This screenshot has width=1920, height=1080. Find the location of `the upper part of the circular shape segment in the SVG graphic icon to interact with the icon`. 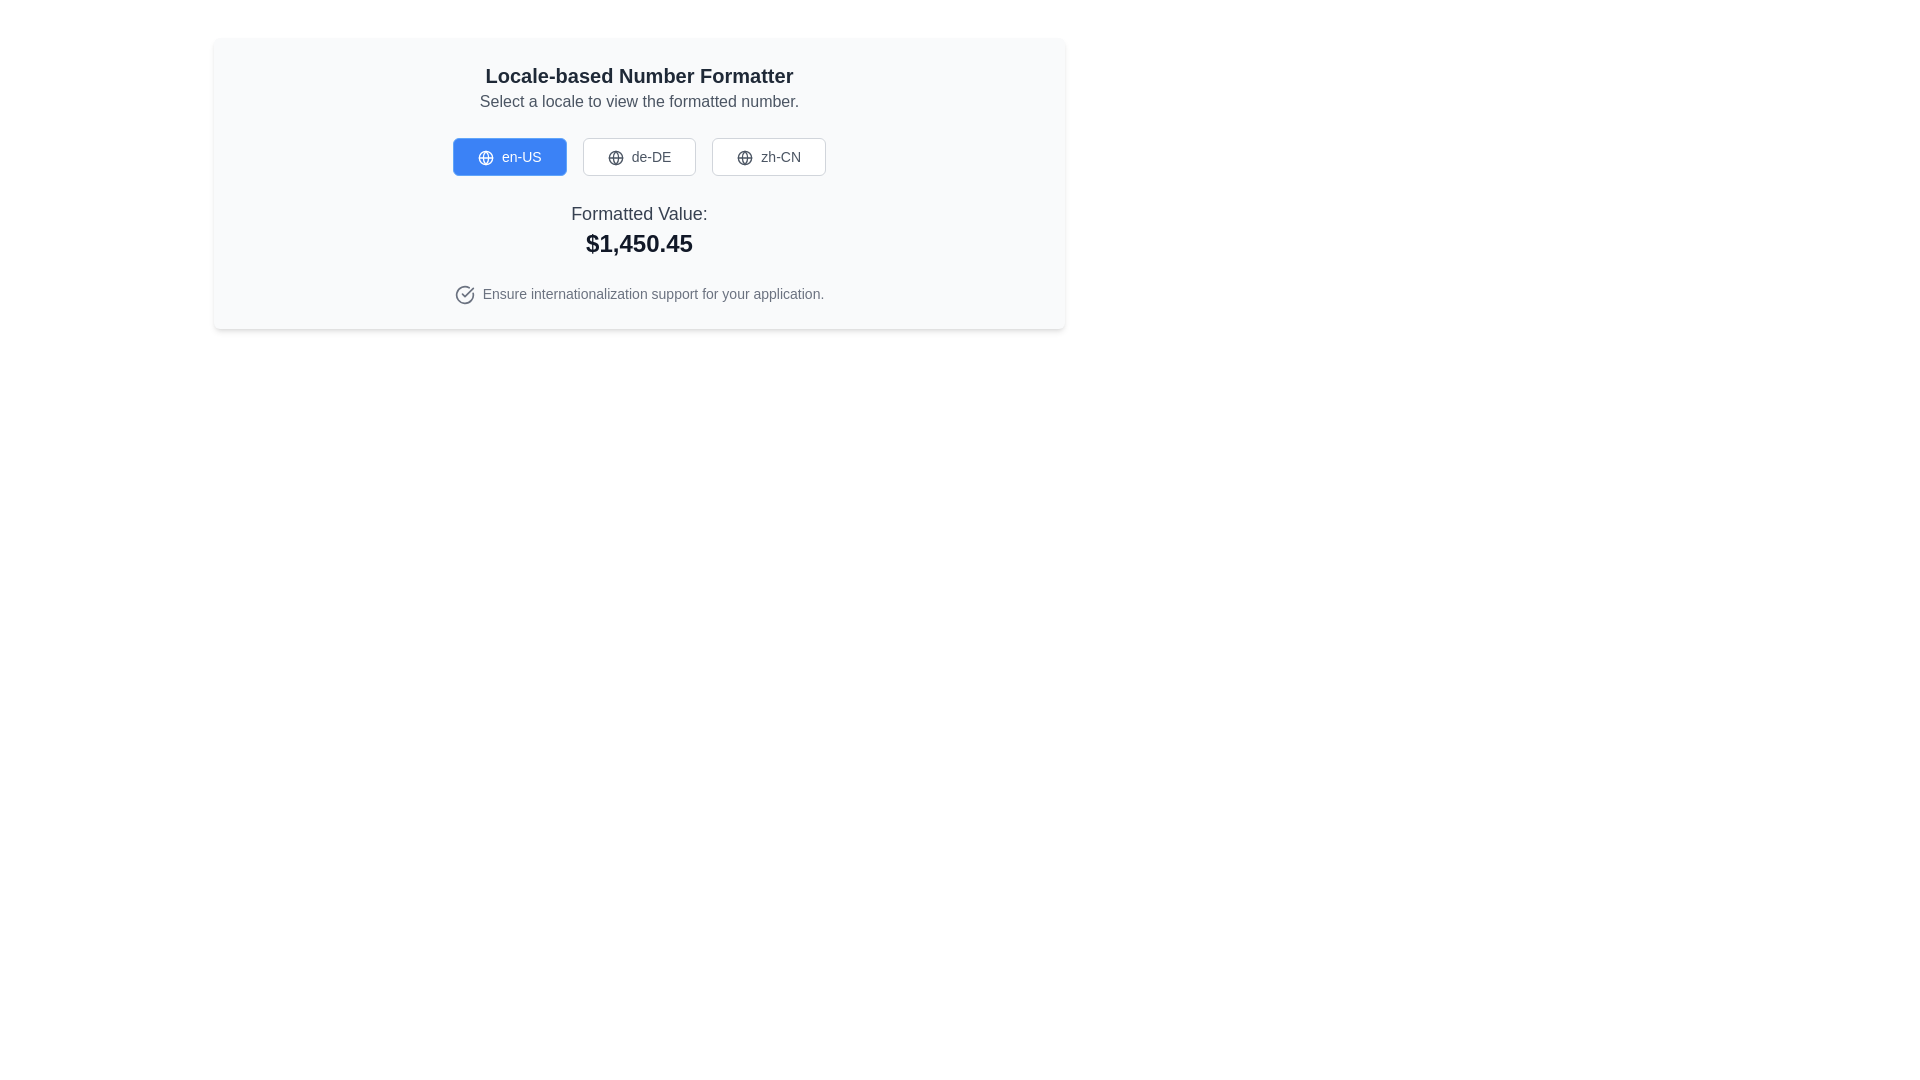

the upper part of the circular shape segment in the SVG graphic icon to interact with the icon is located at coordinates (463, 295).